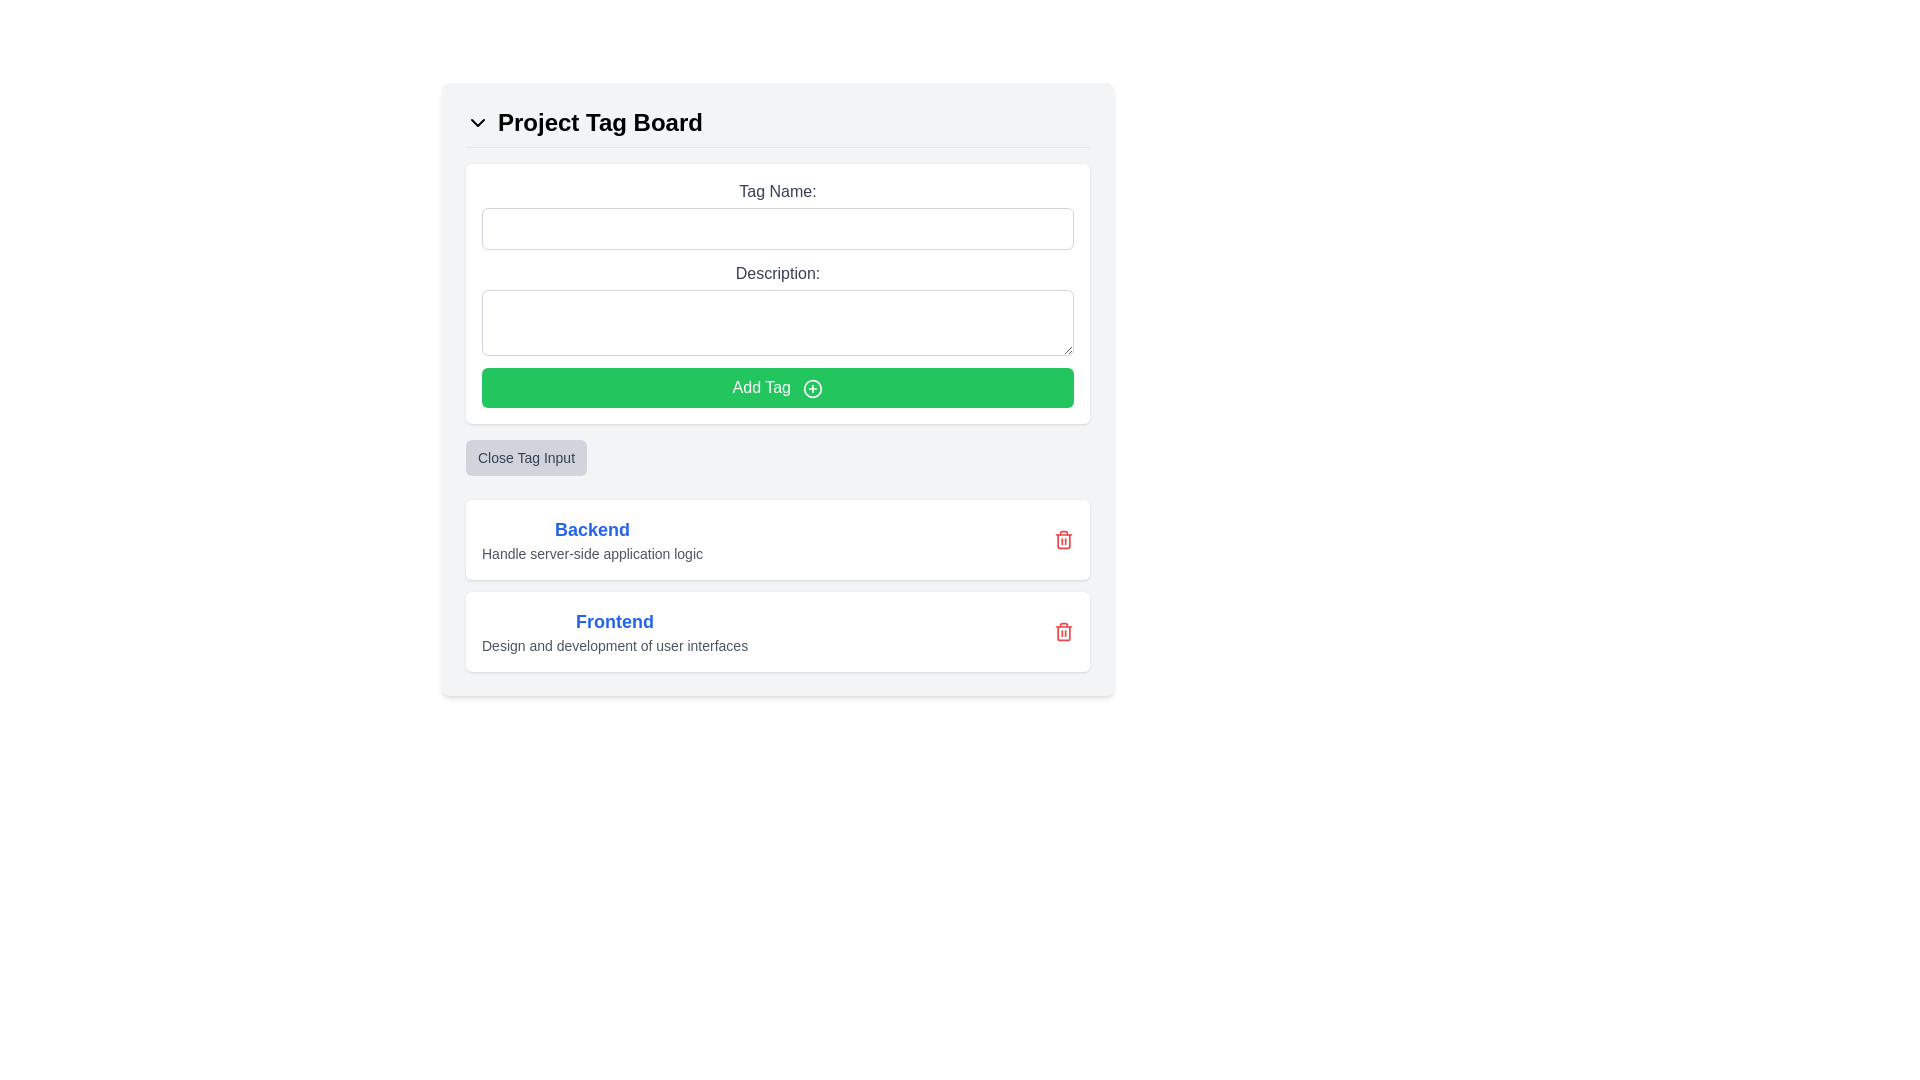 The width and height of the screenshot is (1920, 1080). Describe the element at coordinates (776, 191) in the screenshot. I see `the 'Tag Name:' label in gray text styling located within the 'Project Tag Board' form section, positioned directly above the text input field` at that location.